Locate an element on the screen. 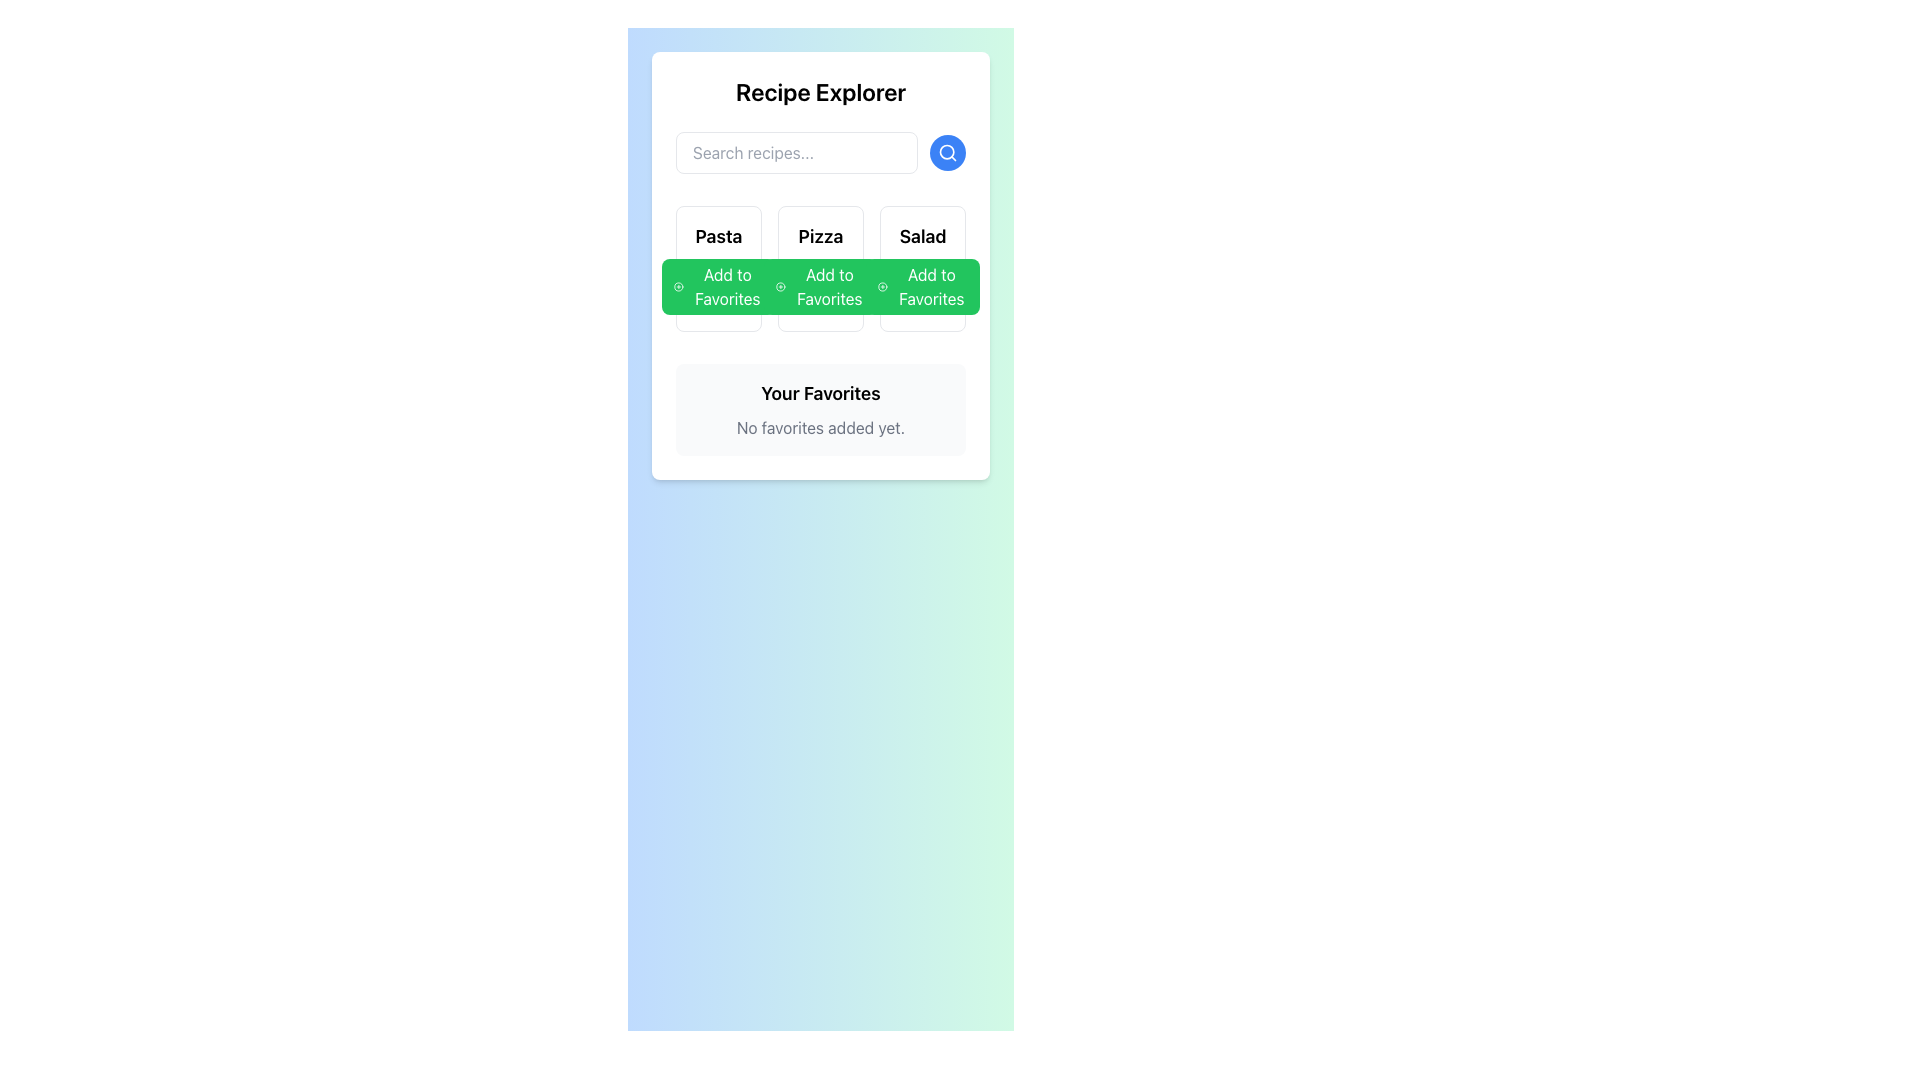 The image size is (1920, 1080). the icon representing the action of adding an item to favorites, which is located inside the green action button for the 'Salad' category, to the left of the text 'Add to Favorites' is located at coordinates (882, 286).